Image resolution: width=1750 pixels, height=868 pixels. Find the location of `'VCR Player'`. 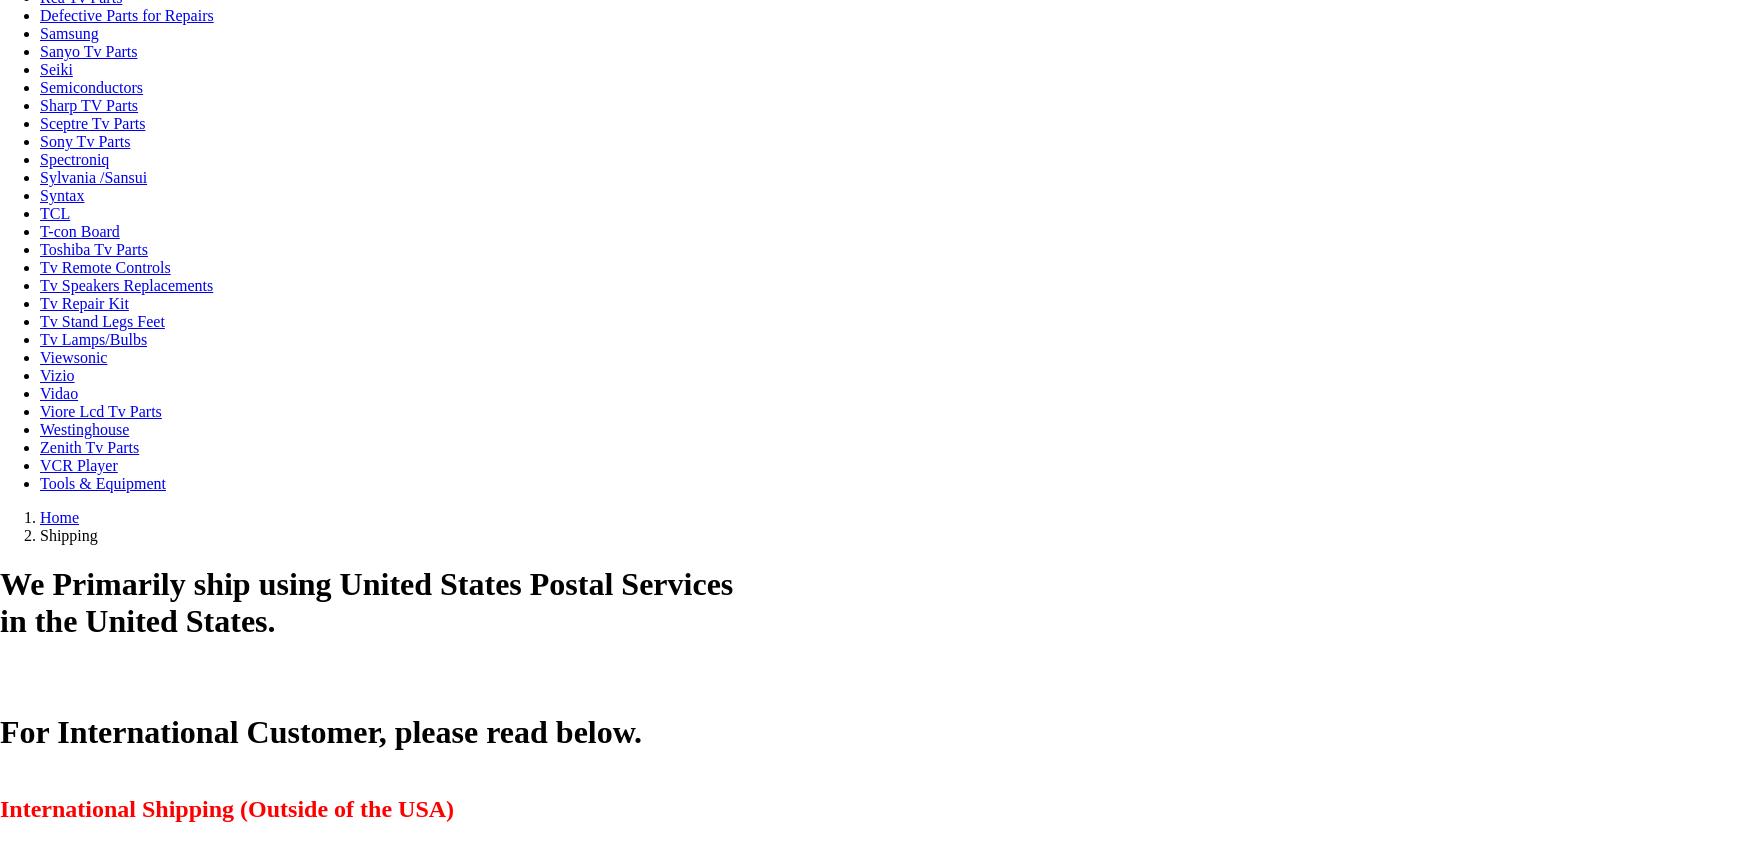

'VCR Player' is located at coordinates (78, 465).